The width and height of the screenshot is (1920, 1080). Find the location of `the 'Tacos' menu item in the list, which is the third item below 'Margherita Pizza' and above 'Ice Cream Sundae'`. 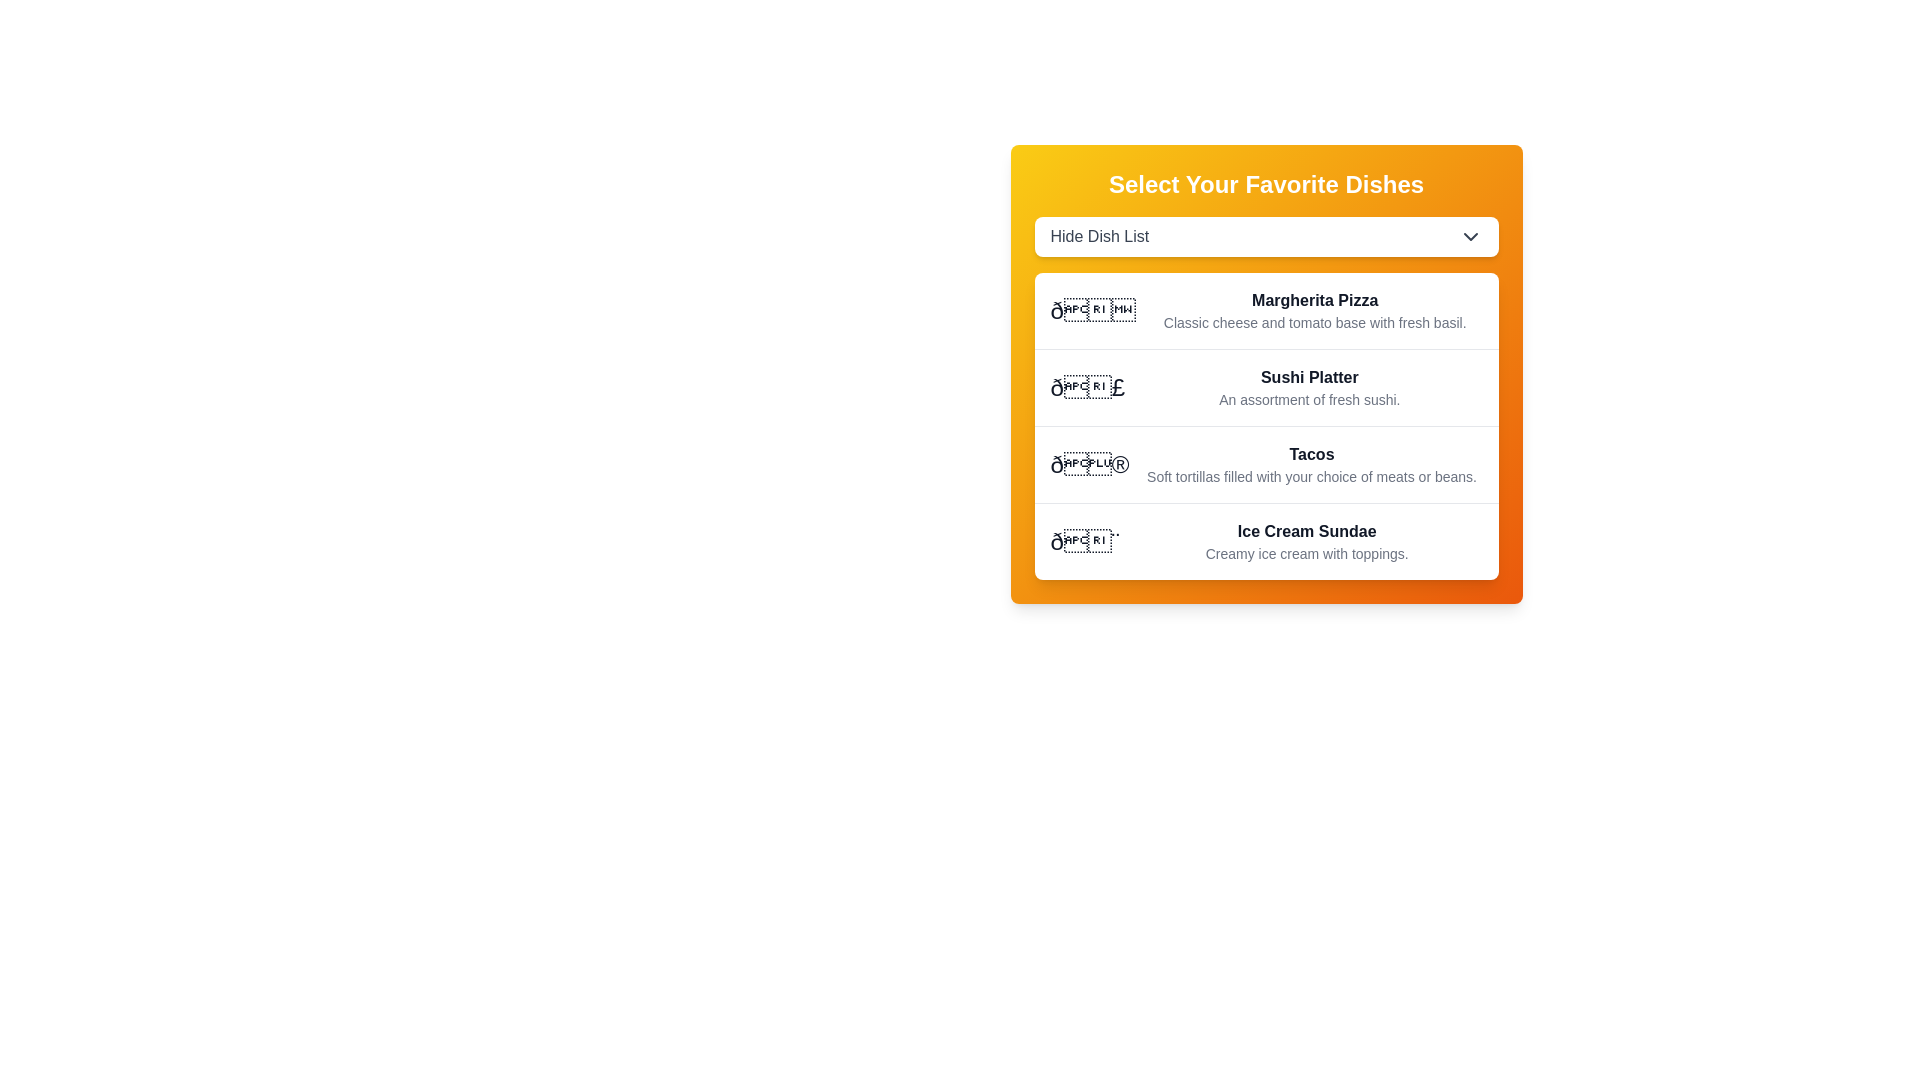

the 'Tacos' menu item in the list, which is the third item below 'Margherita Pizza' and above 'Ice Cream Sundae' is located at coordinates (1265, 464).